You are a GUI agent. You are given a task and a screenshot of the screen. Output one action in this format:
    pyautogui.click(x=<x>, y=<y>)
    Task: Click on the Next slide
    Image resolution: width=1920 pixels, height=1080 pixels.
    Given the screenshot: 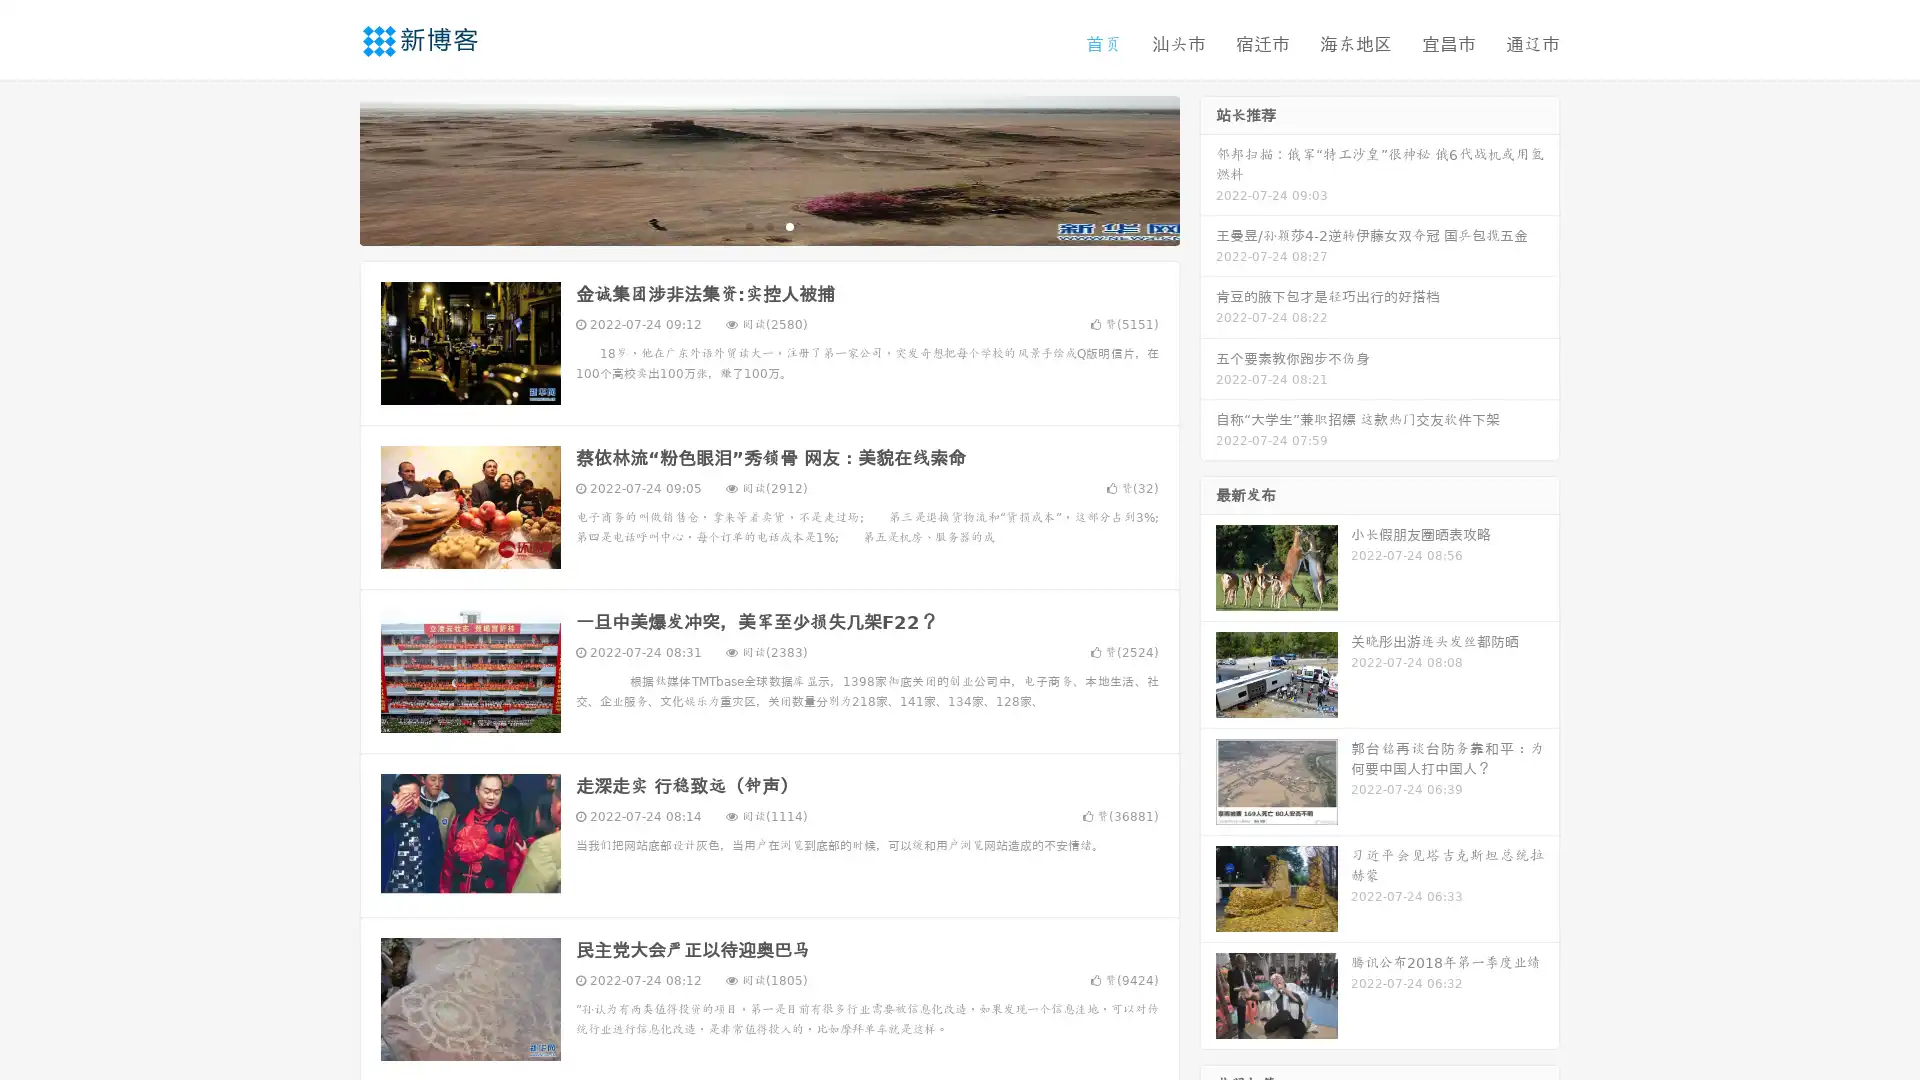 What is the action you would take?
    pyautogui.click(x=1208, y=168)
    